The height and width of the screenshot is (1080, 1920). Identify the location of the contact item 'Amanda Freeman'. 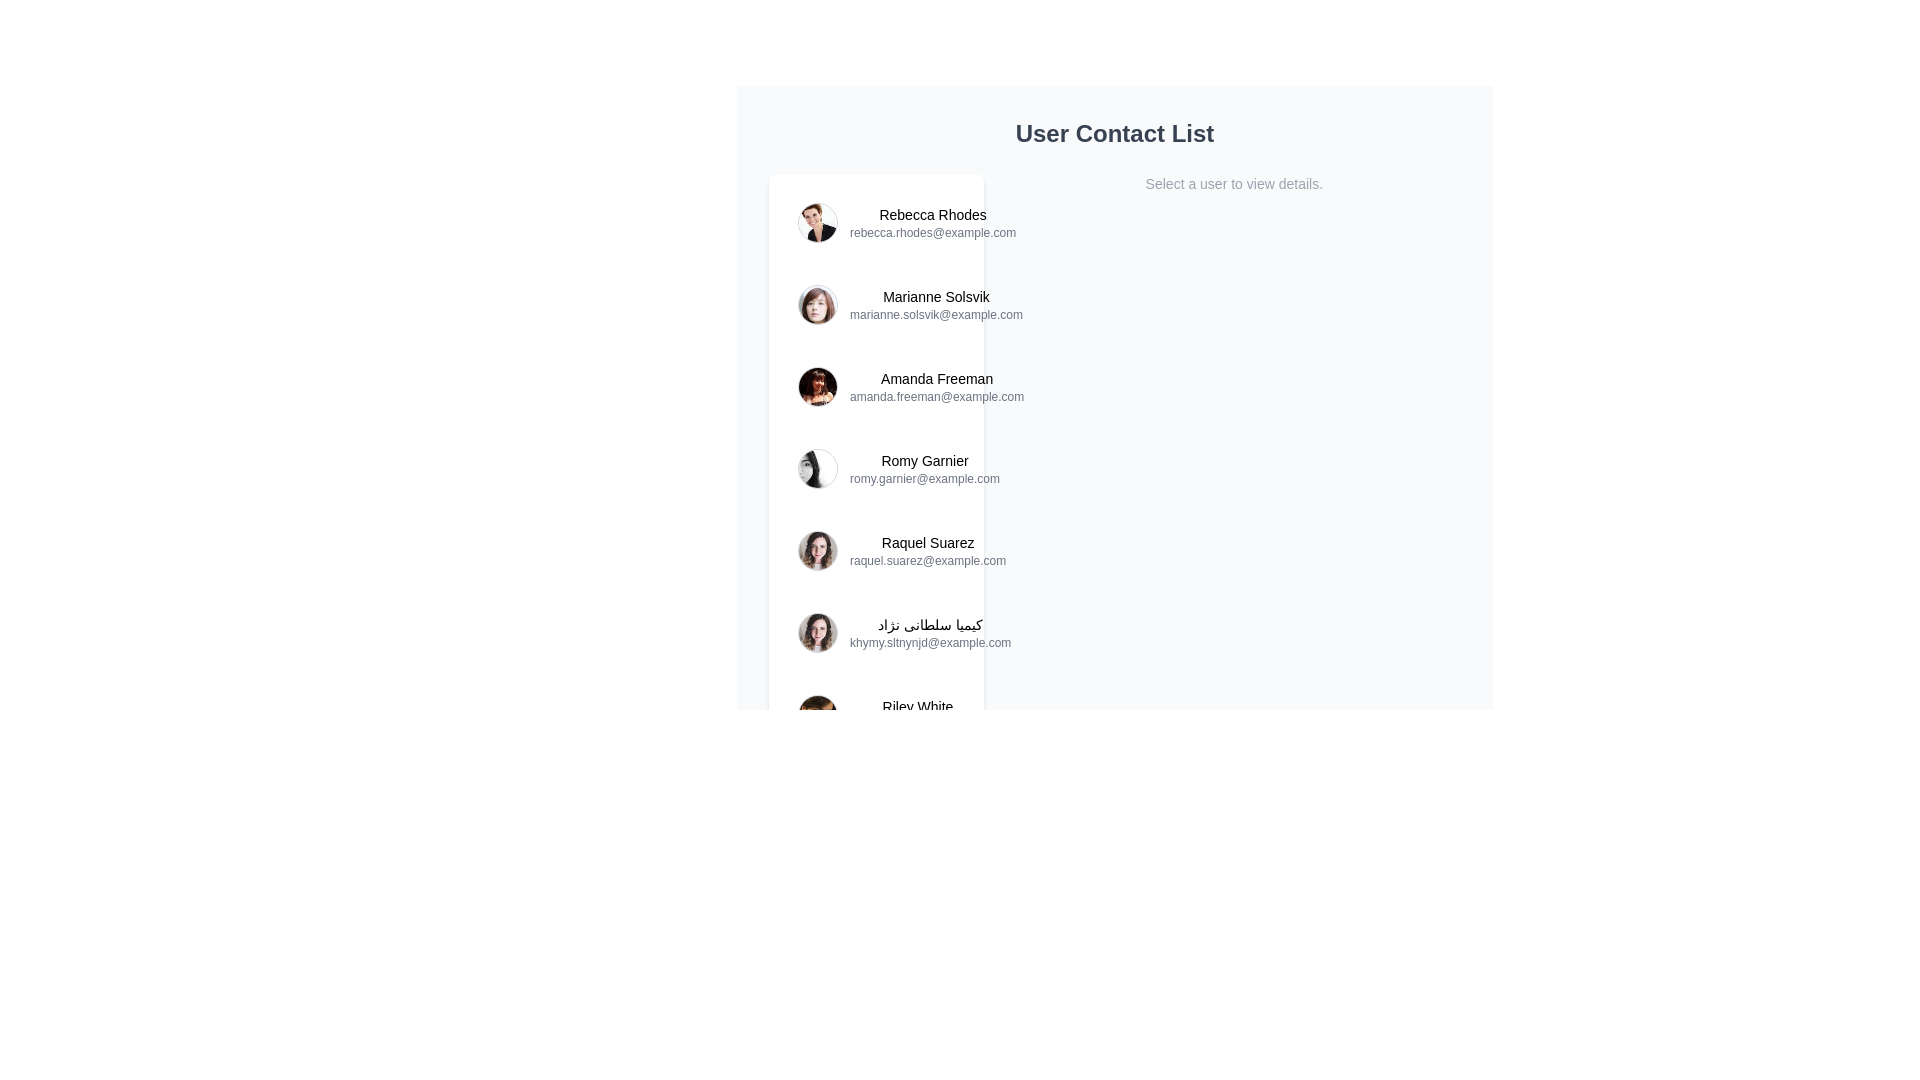
(876, 386).